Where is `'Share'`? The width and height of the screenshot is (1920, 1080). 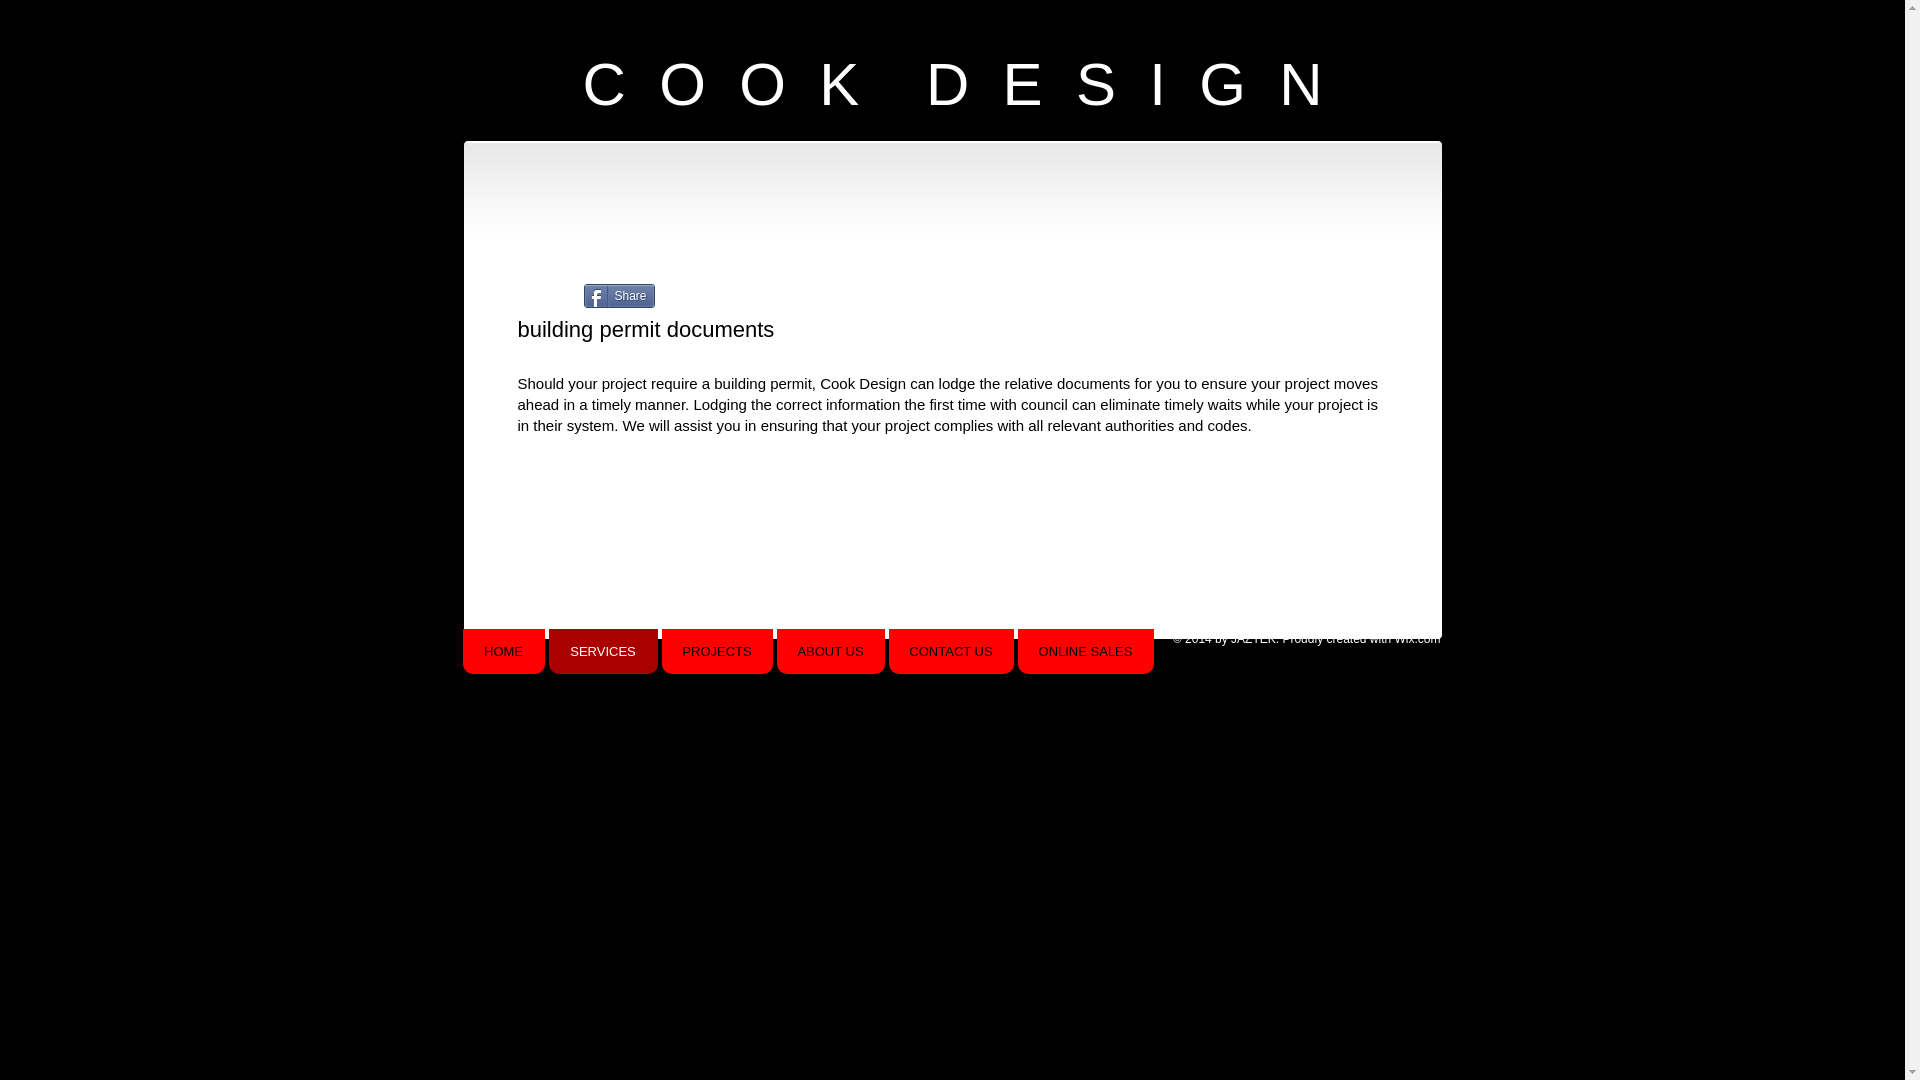 'Share' is located at coordinates (618, 296).